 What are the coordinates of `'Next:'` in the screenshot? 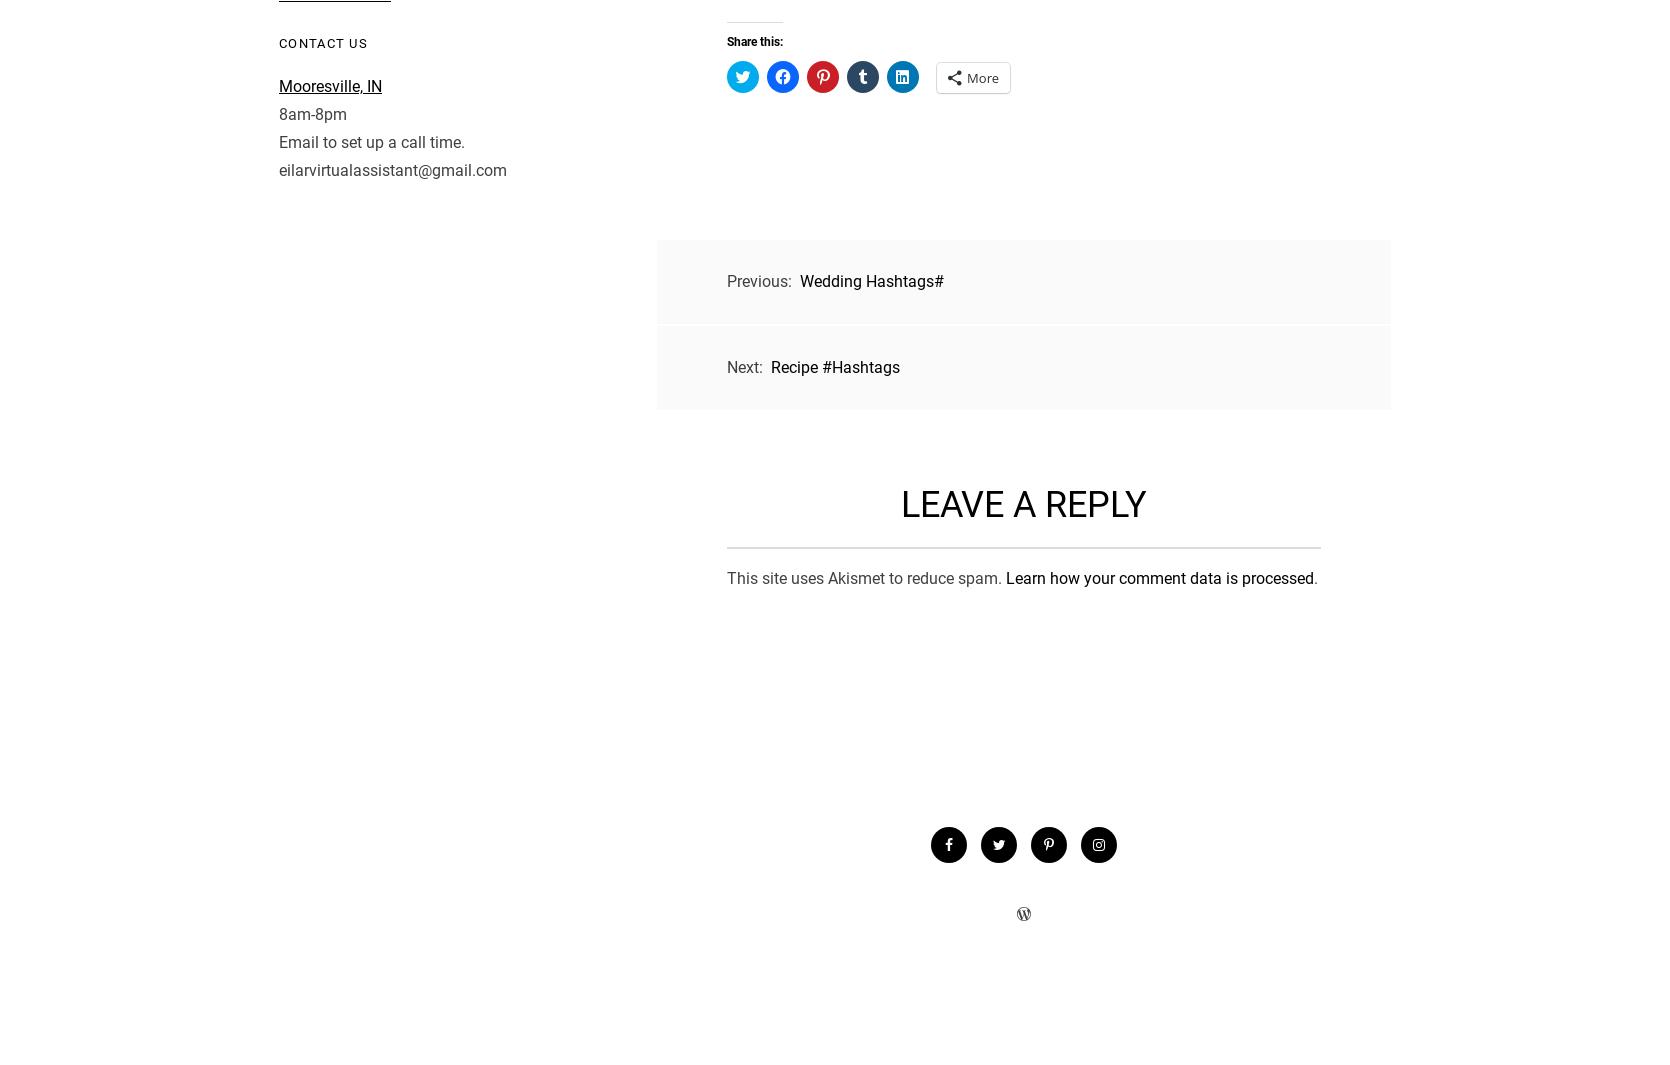 It's located at (744, 366).